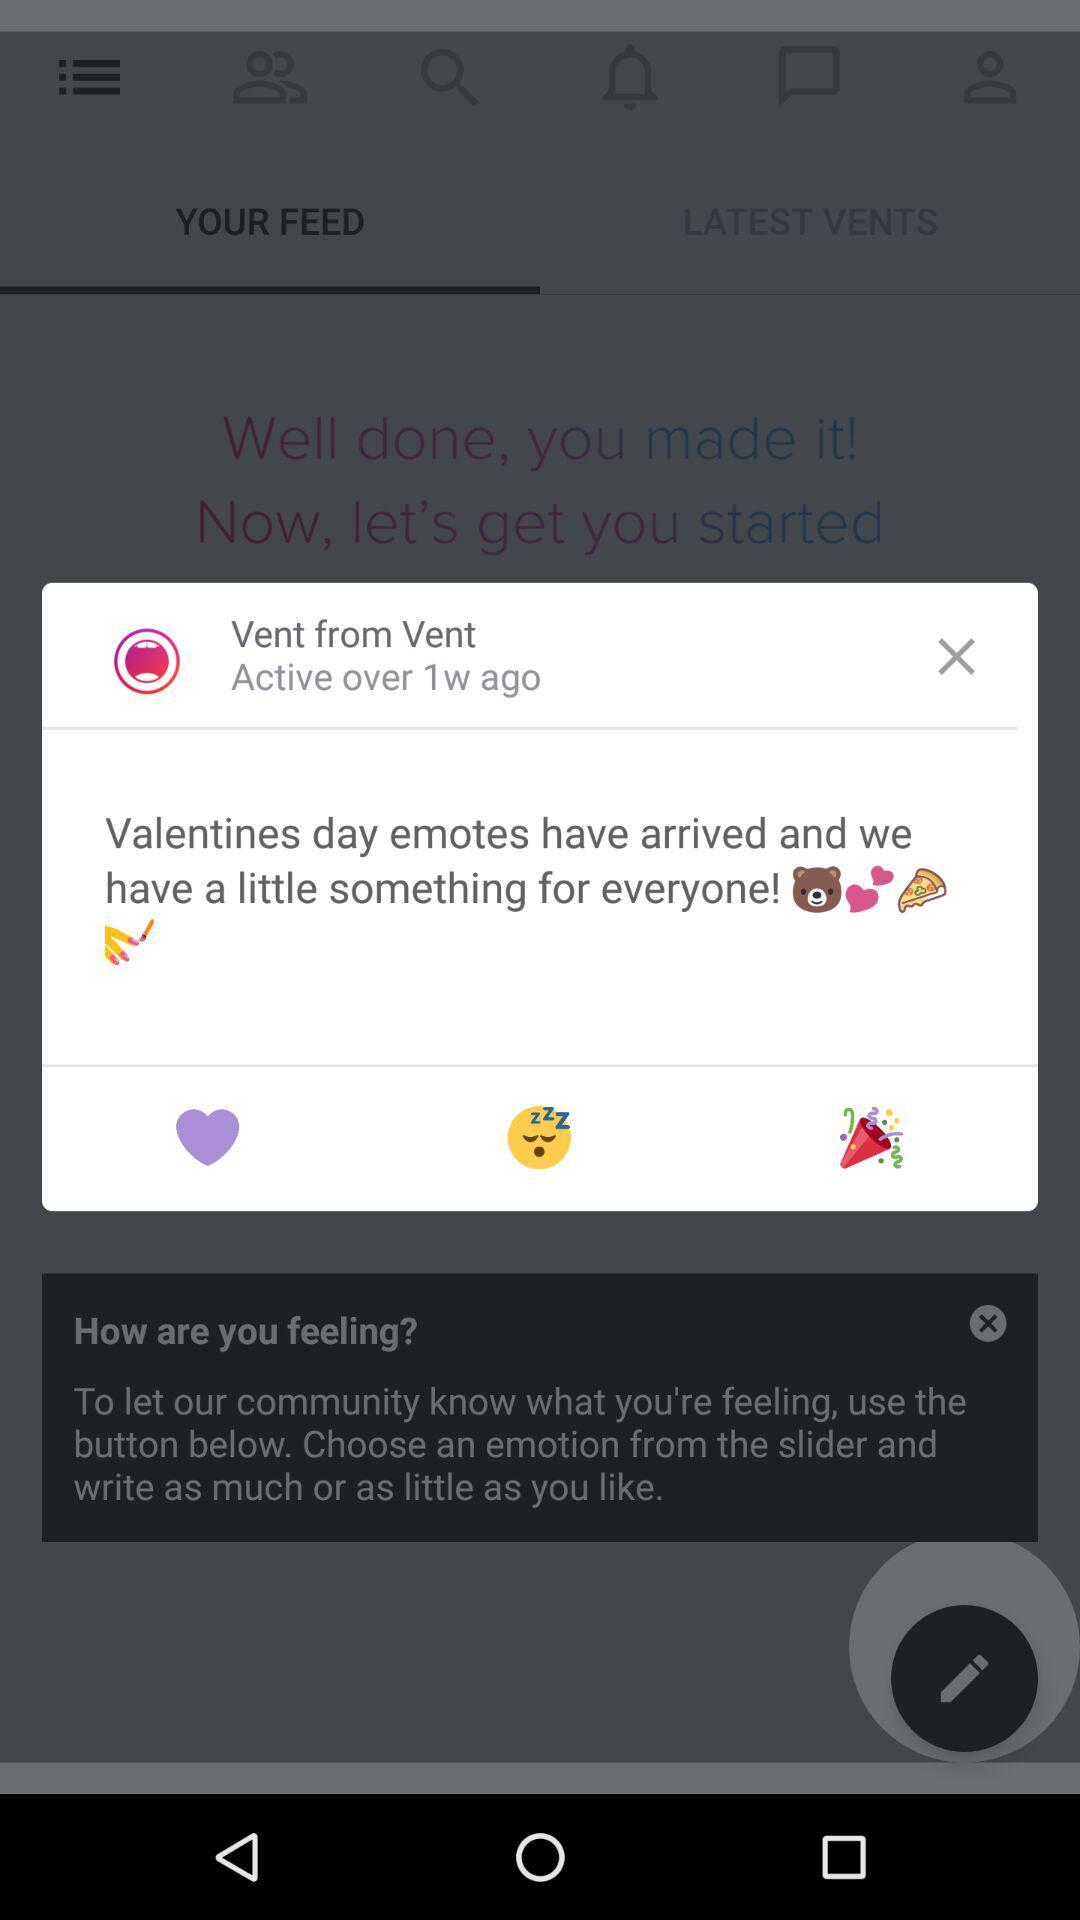 The width and height of the screenshot is (1080, 1920). I want to click on valentines day emotes item, so click(540, 885).